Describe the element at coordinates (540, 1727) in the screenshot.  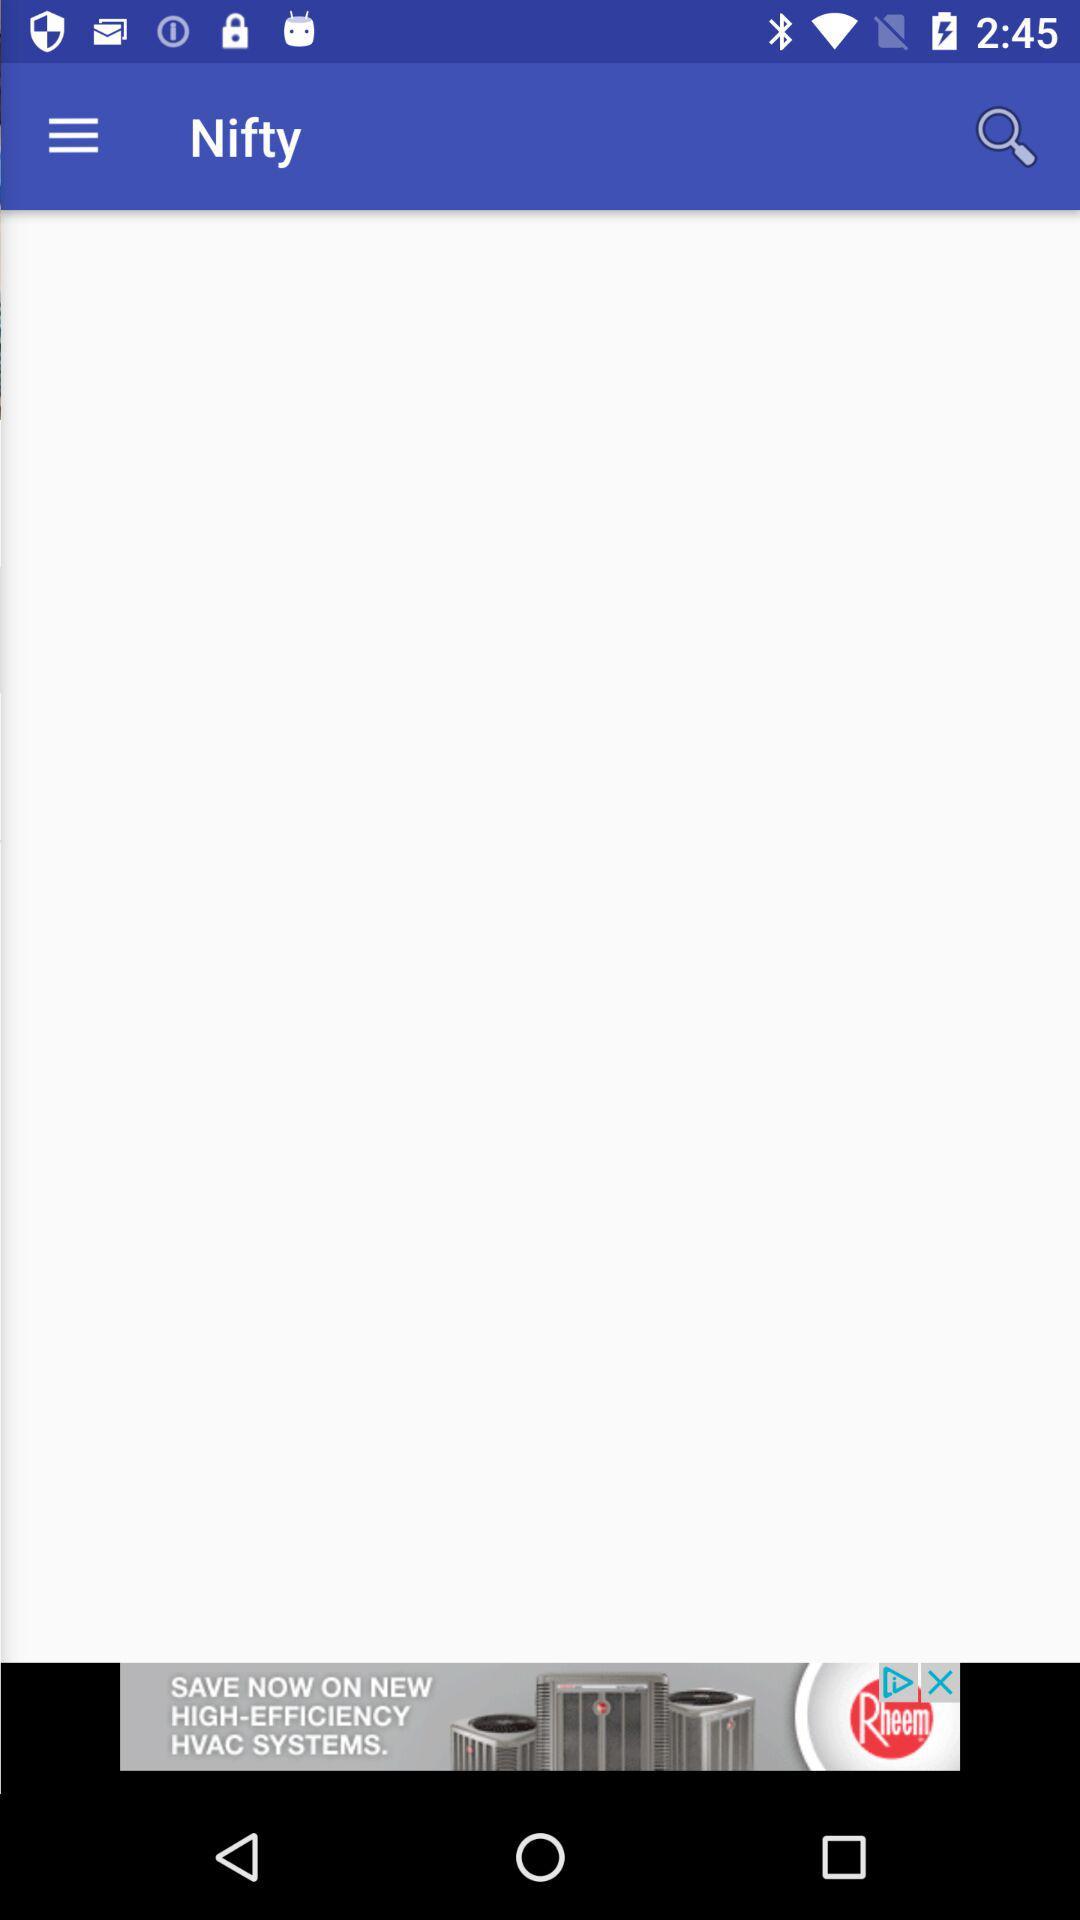
I see `open advertisement` at that location.